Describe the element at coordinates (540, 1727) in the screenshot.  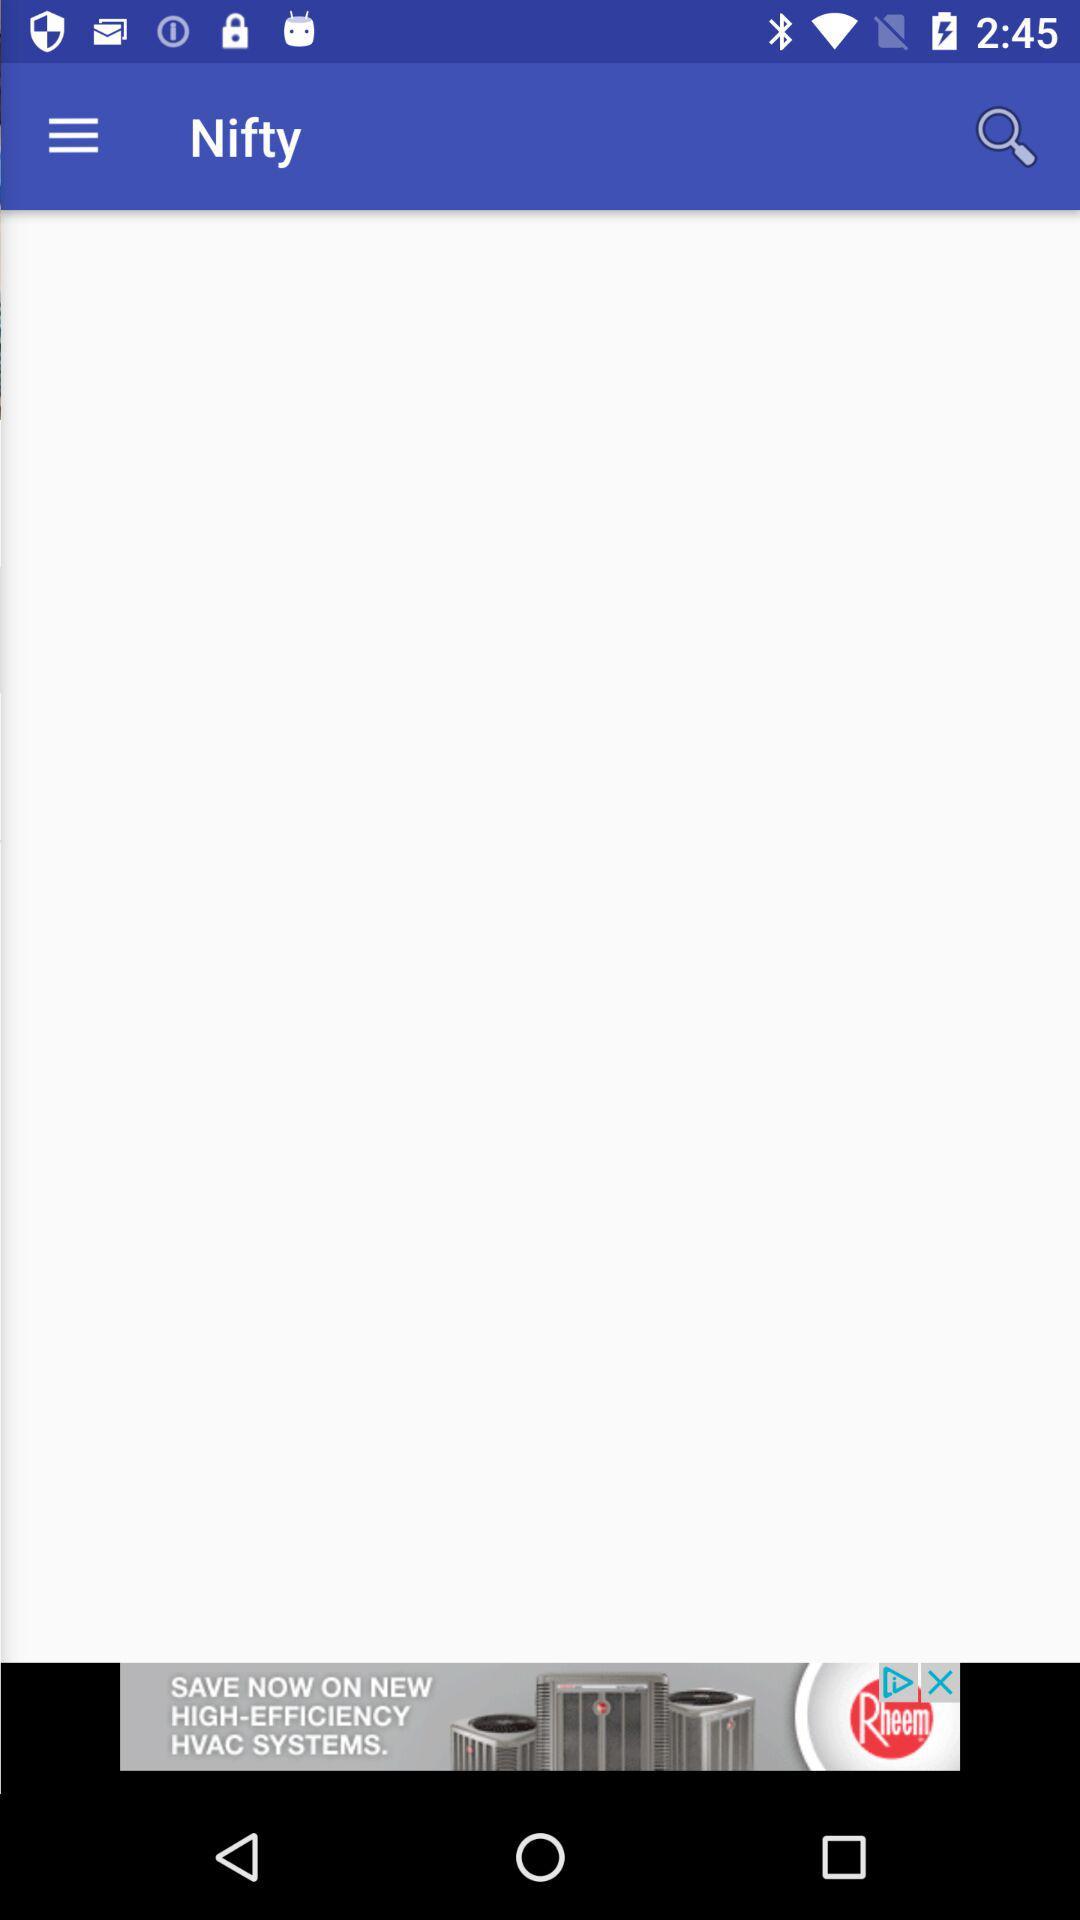
I see `open advertisement` at that location.